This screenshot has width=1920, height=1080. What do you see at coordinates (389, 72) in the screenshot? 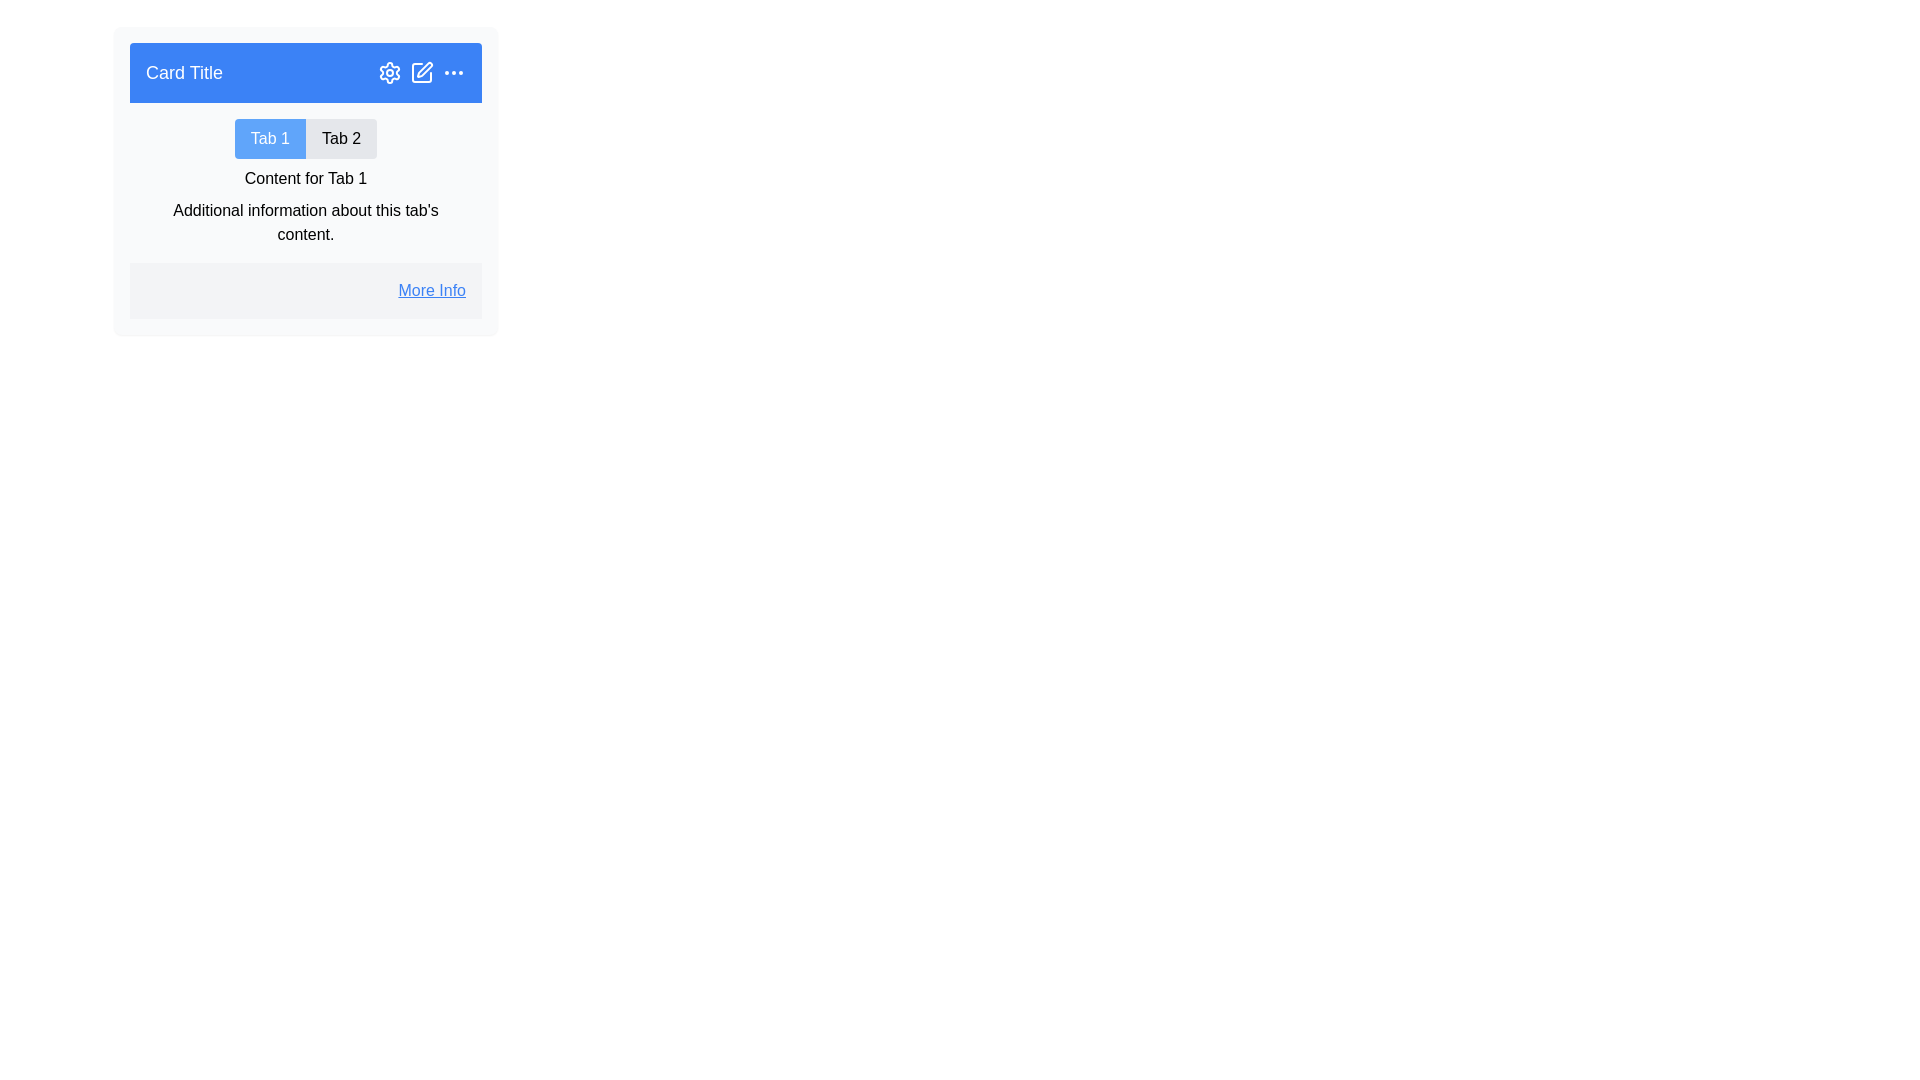
I see `the settings icon located at the top-right section of the blue header area within the card layout` at bounding box center [389, 72].